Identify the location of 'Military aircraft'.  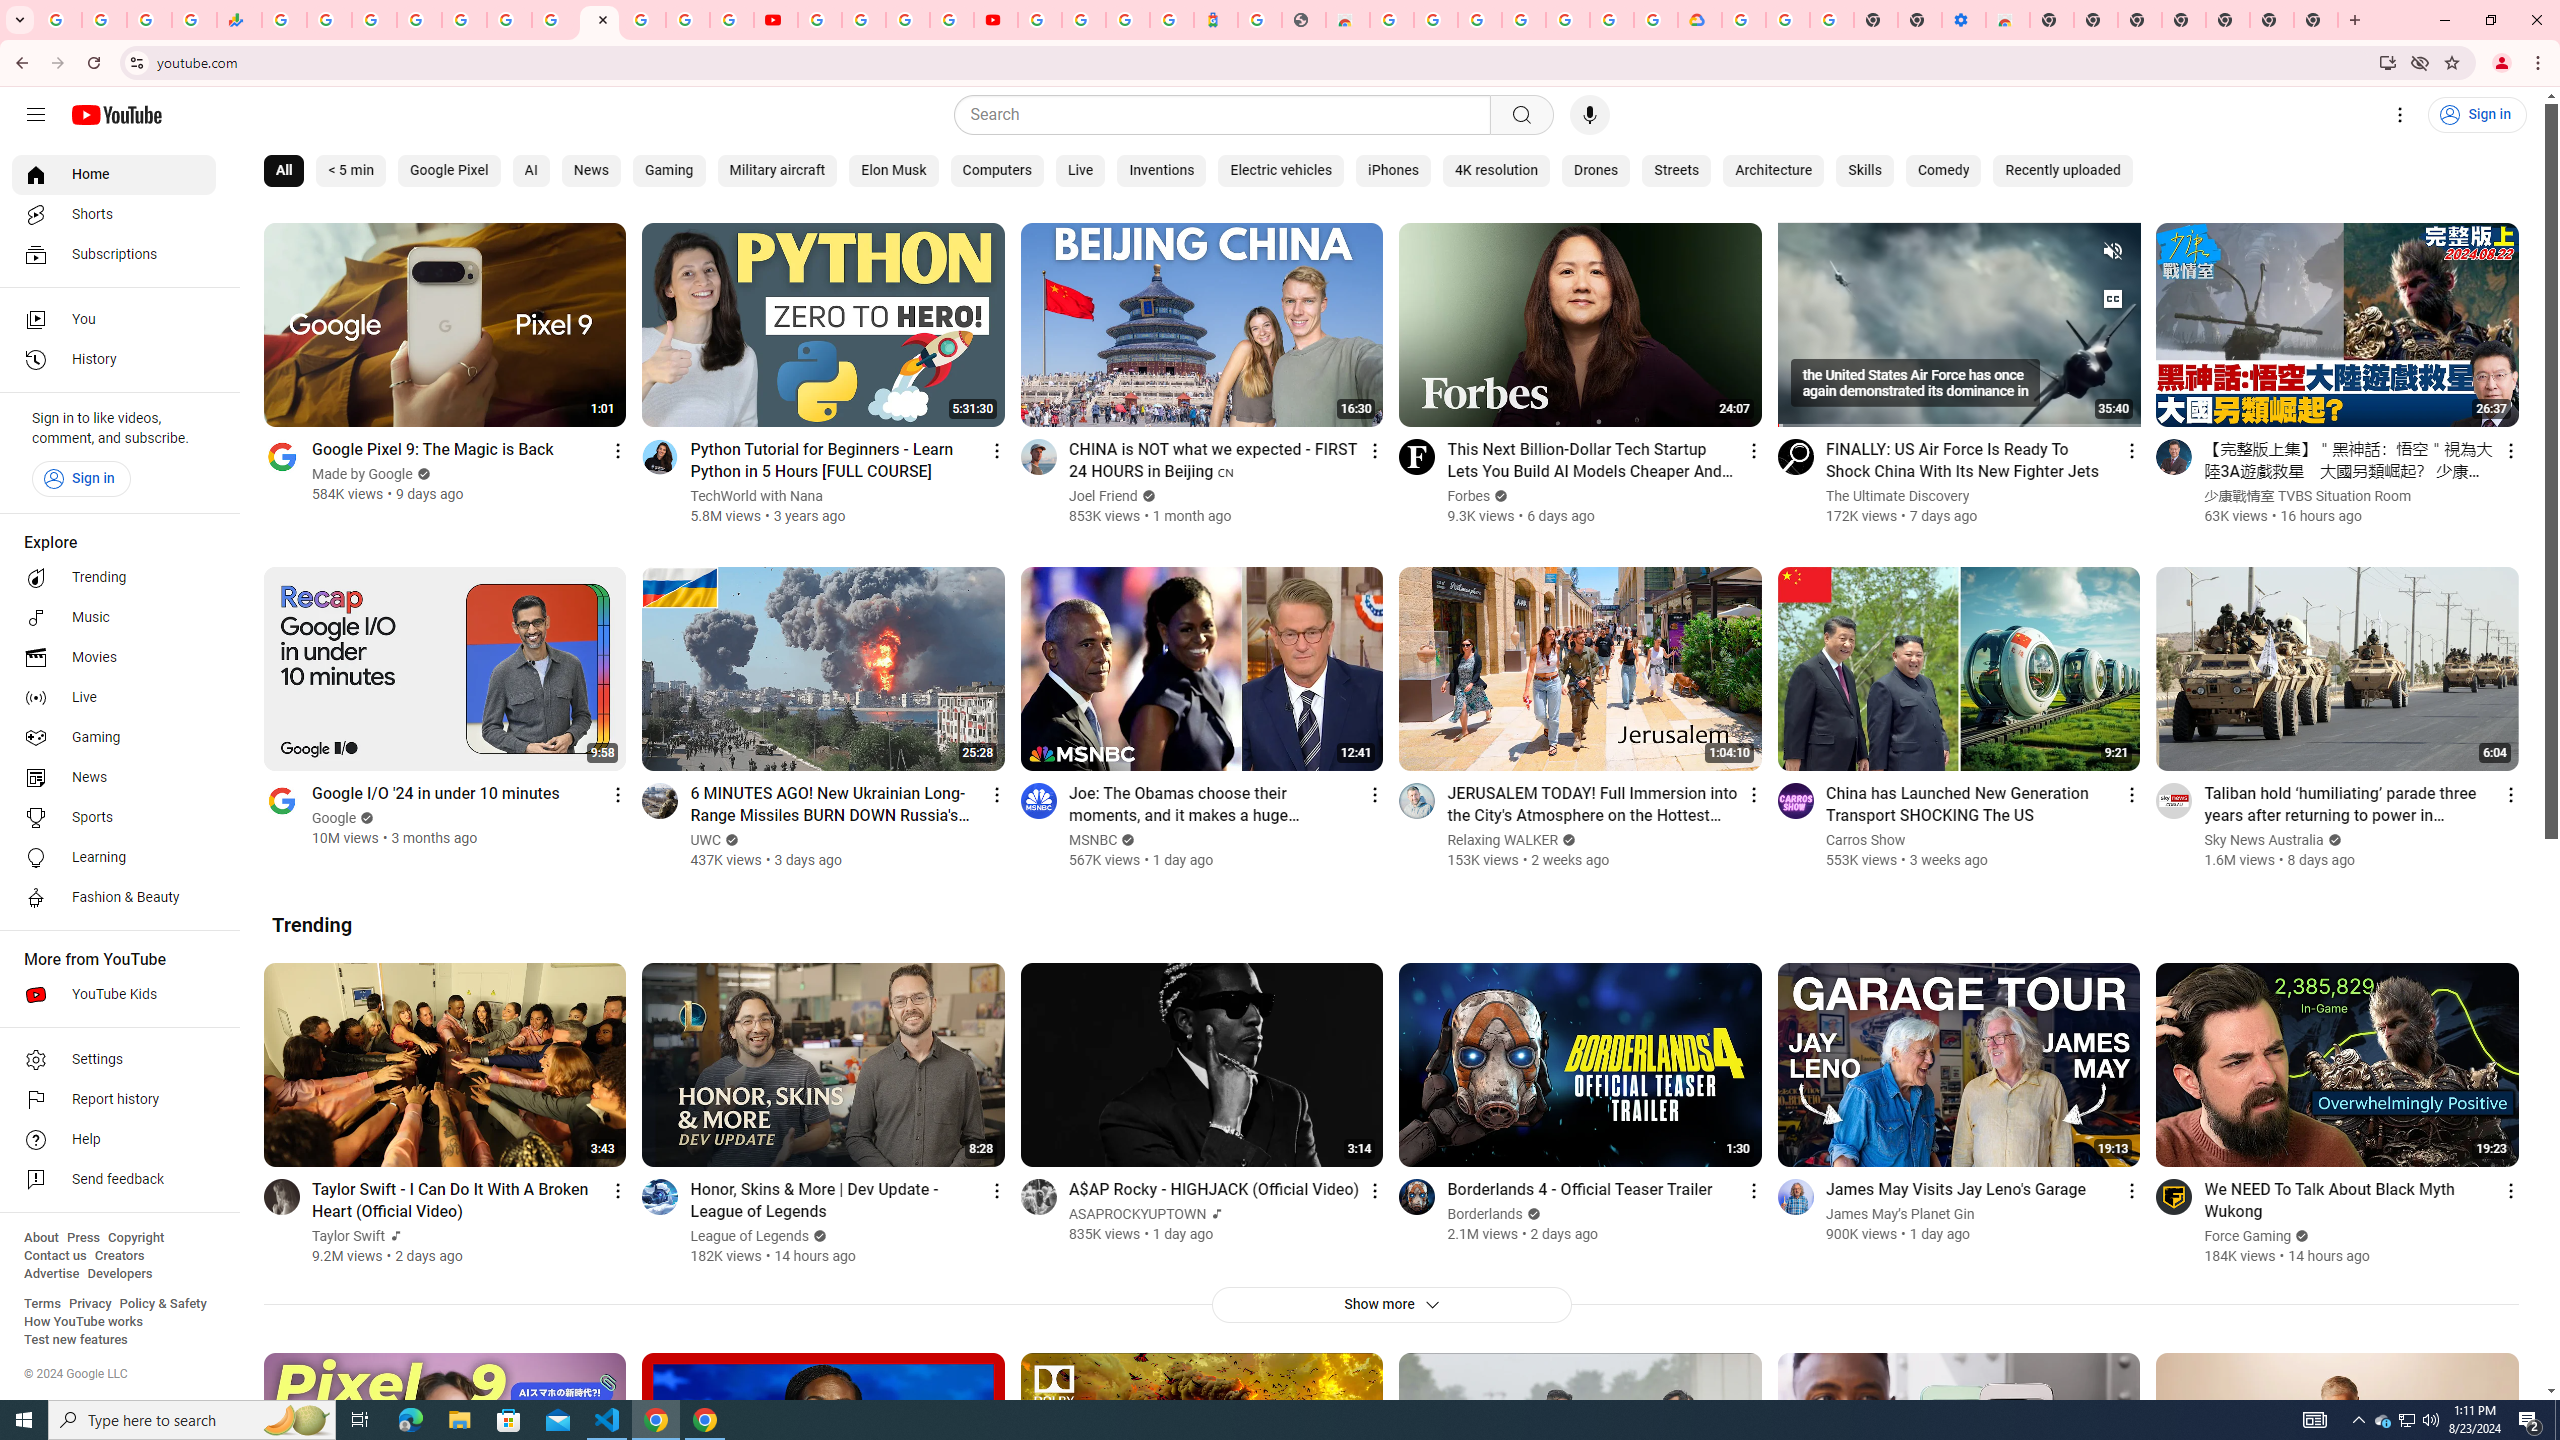
(775, 171).